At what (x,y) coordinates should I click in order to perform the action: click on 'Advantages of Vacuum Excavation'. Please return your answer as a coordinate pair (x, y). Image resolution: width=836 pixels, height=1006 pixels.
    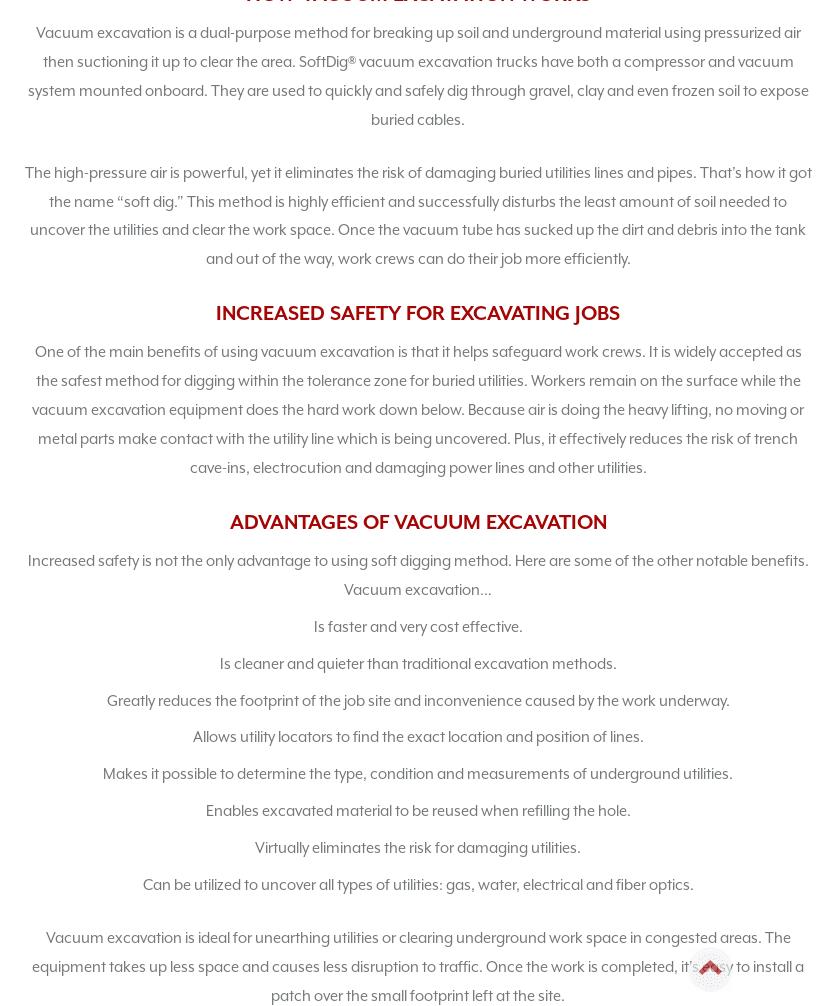
    Looking at the image, I should click on (416, 521).